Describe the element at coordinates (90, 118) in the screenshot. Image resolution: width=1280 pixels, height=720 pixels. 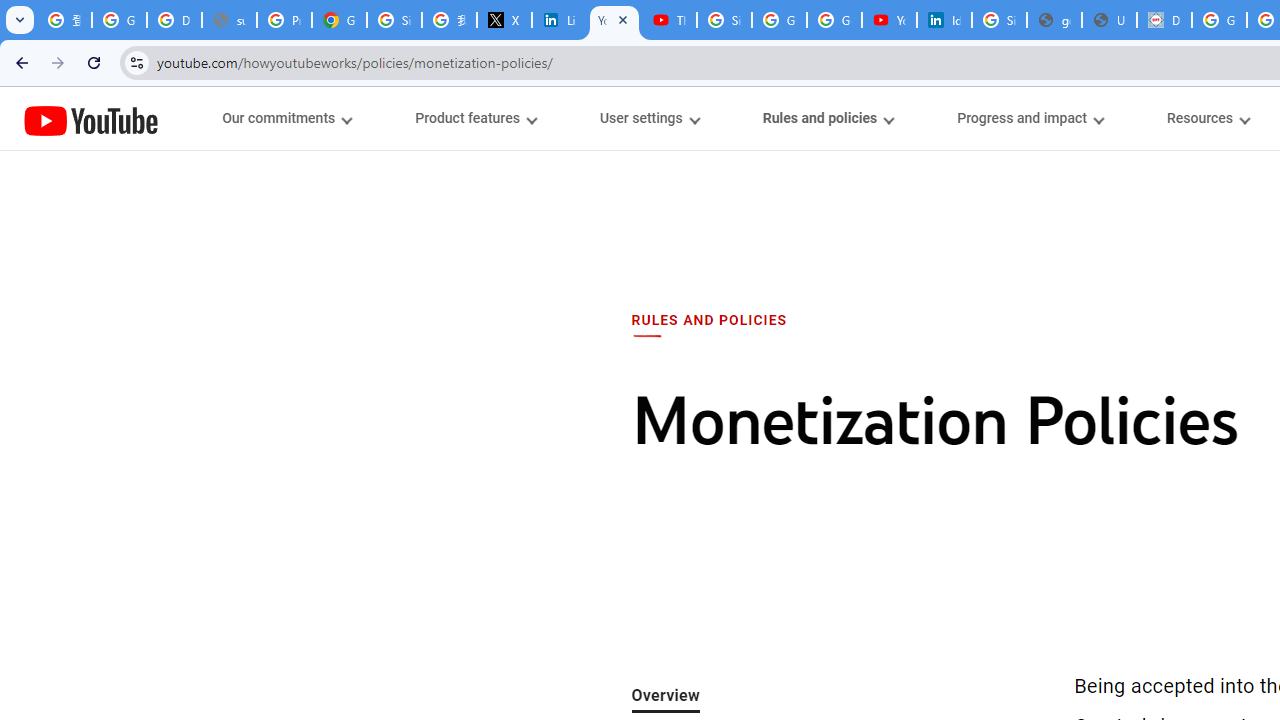
I see `'How YouTube Works'` at that location.